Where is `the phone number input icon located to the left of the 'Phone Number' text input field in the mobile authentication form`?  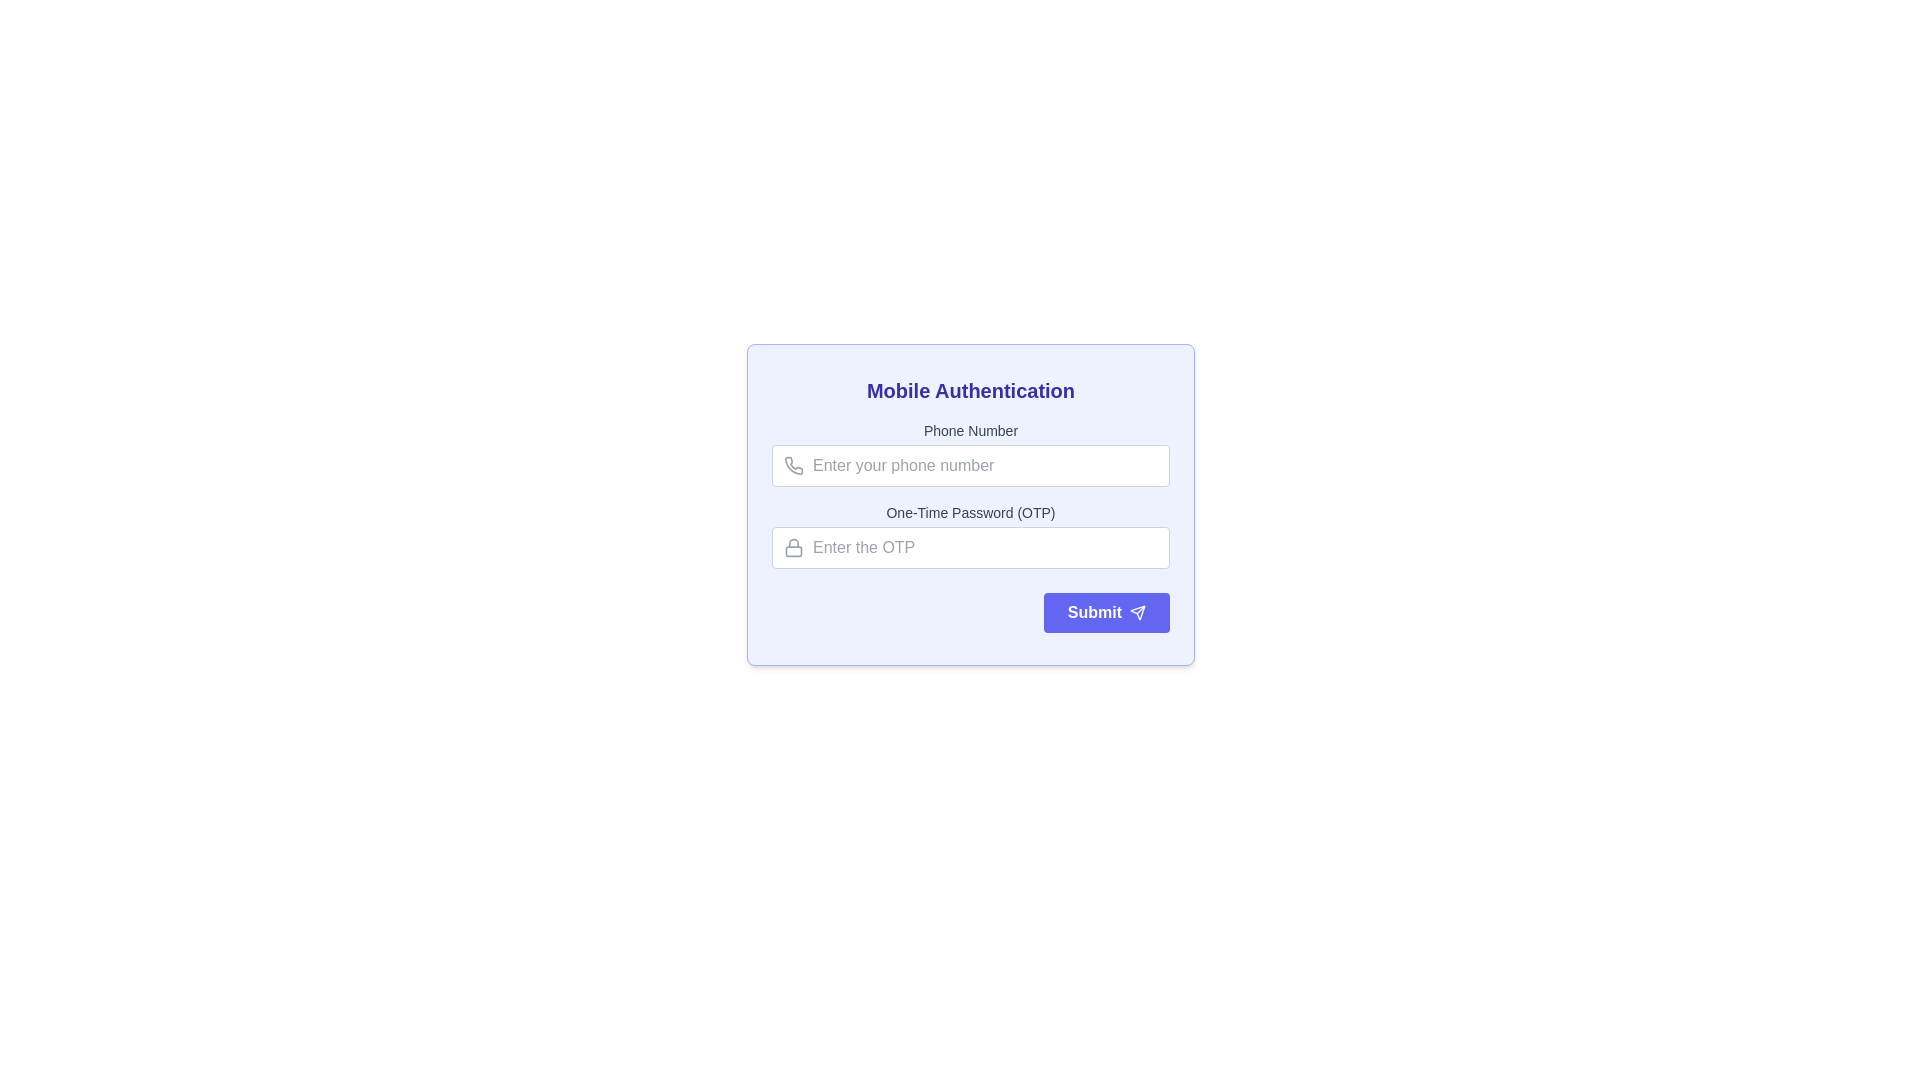
the phone number input icon located to the left of the 'Phone Number' text input field in the mobile authentication form is located at coordinates (793, 466).